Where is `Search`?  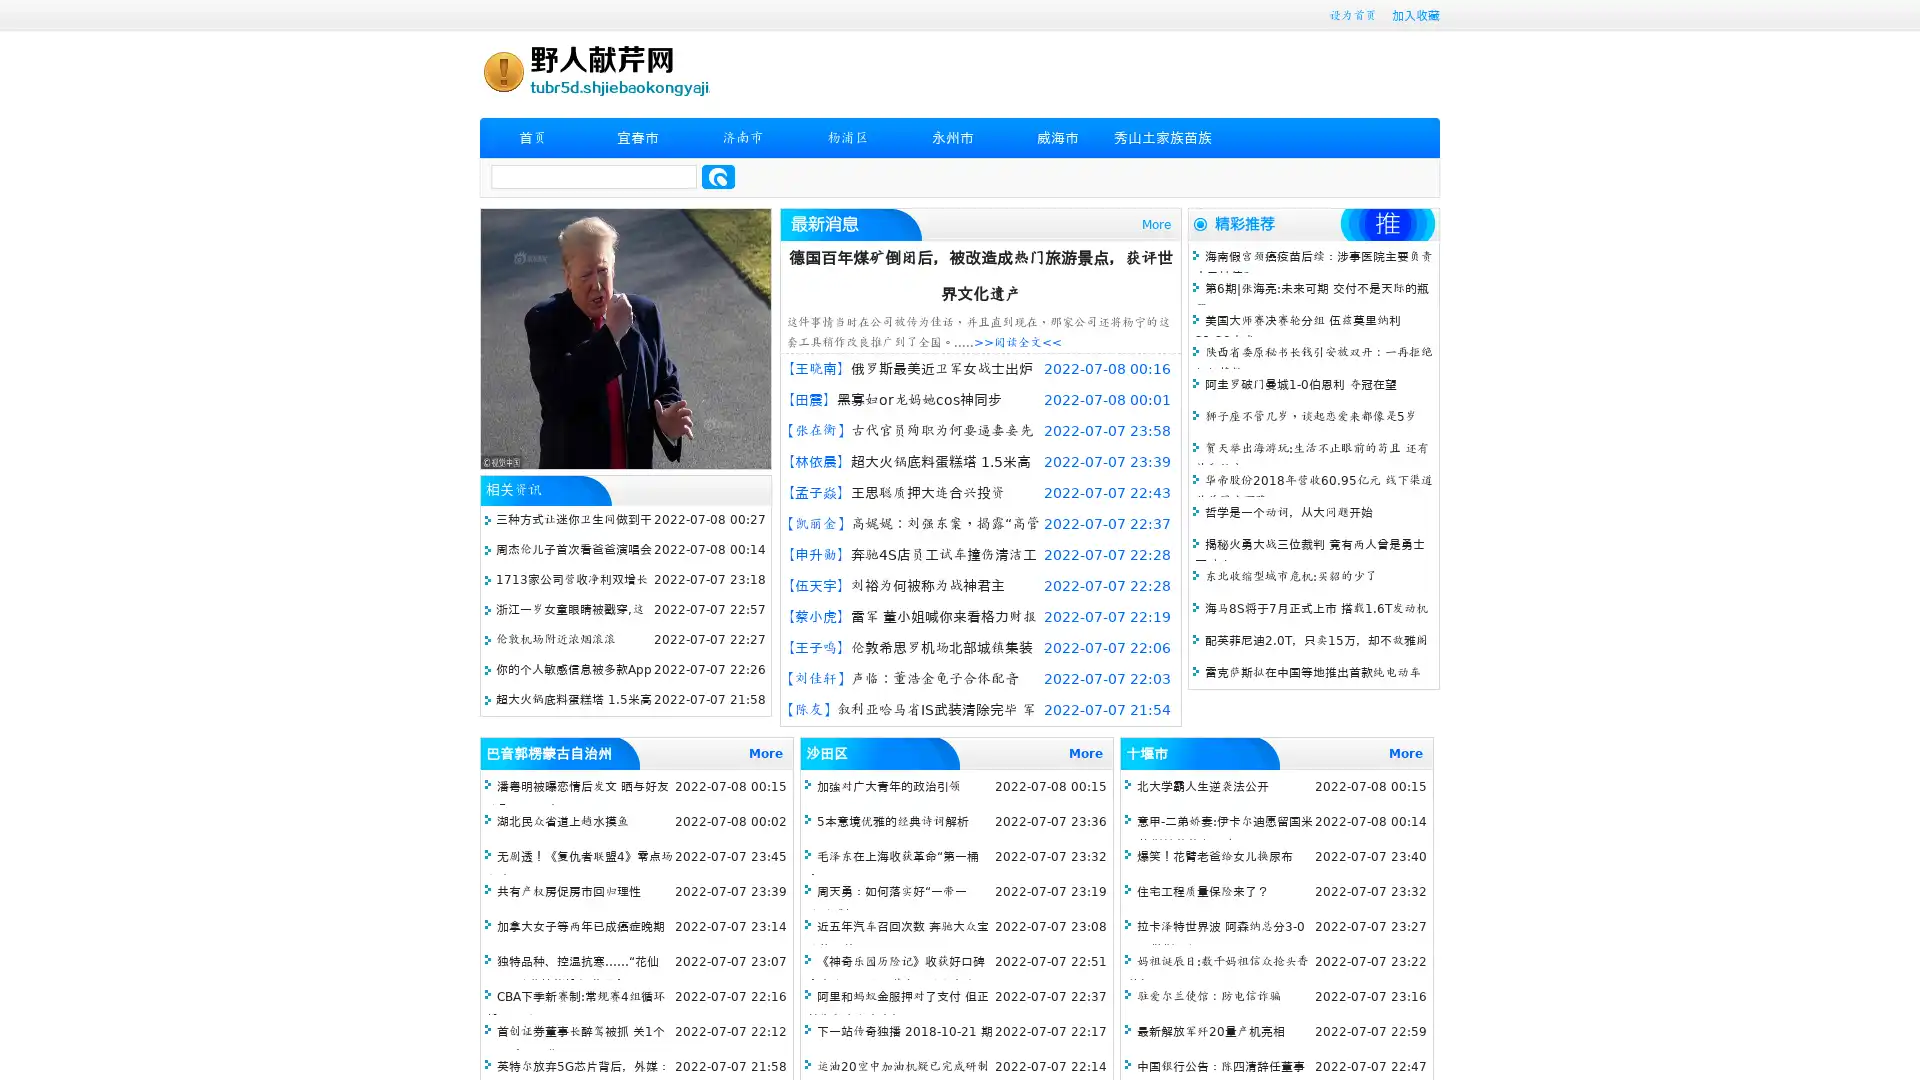 Search is located at coordinates (718, 176).